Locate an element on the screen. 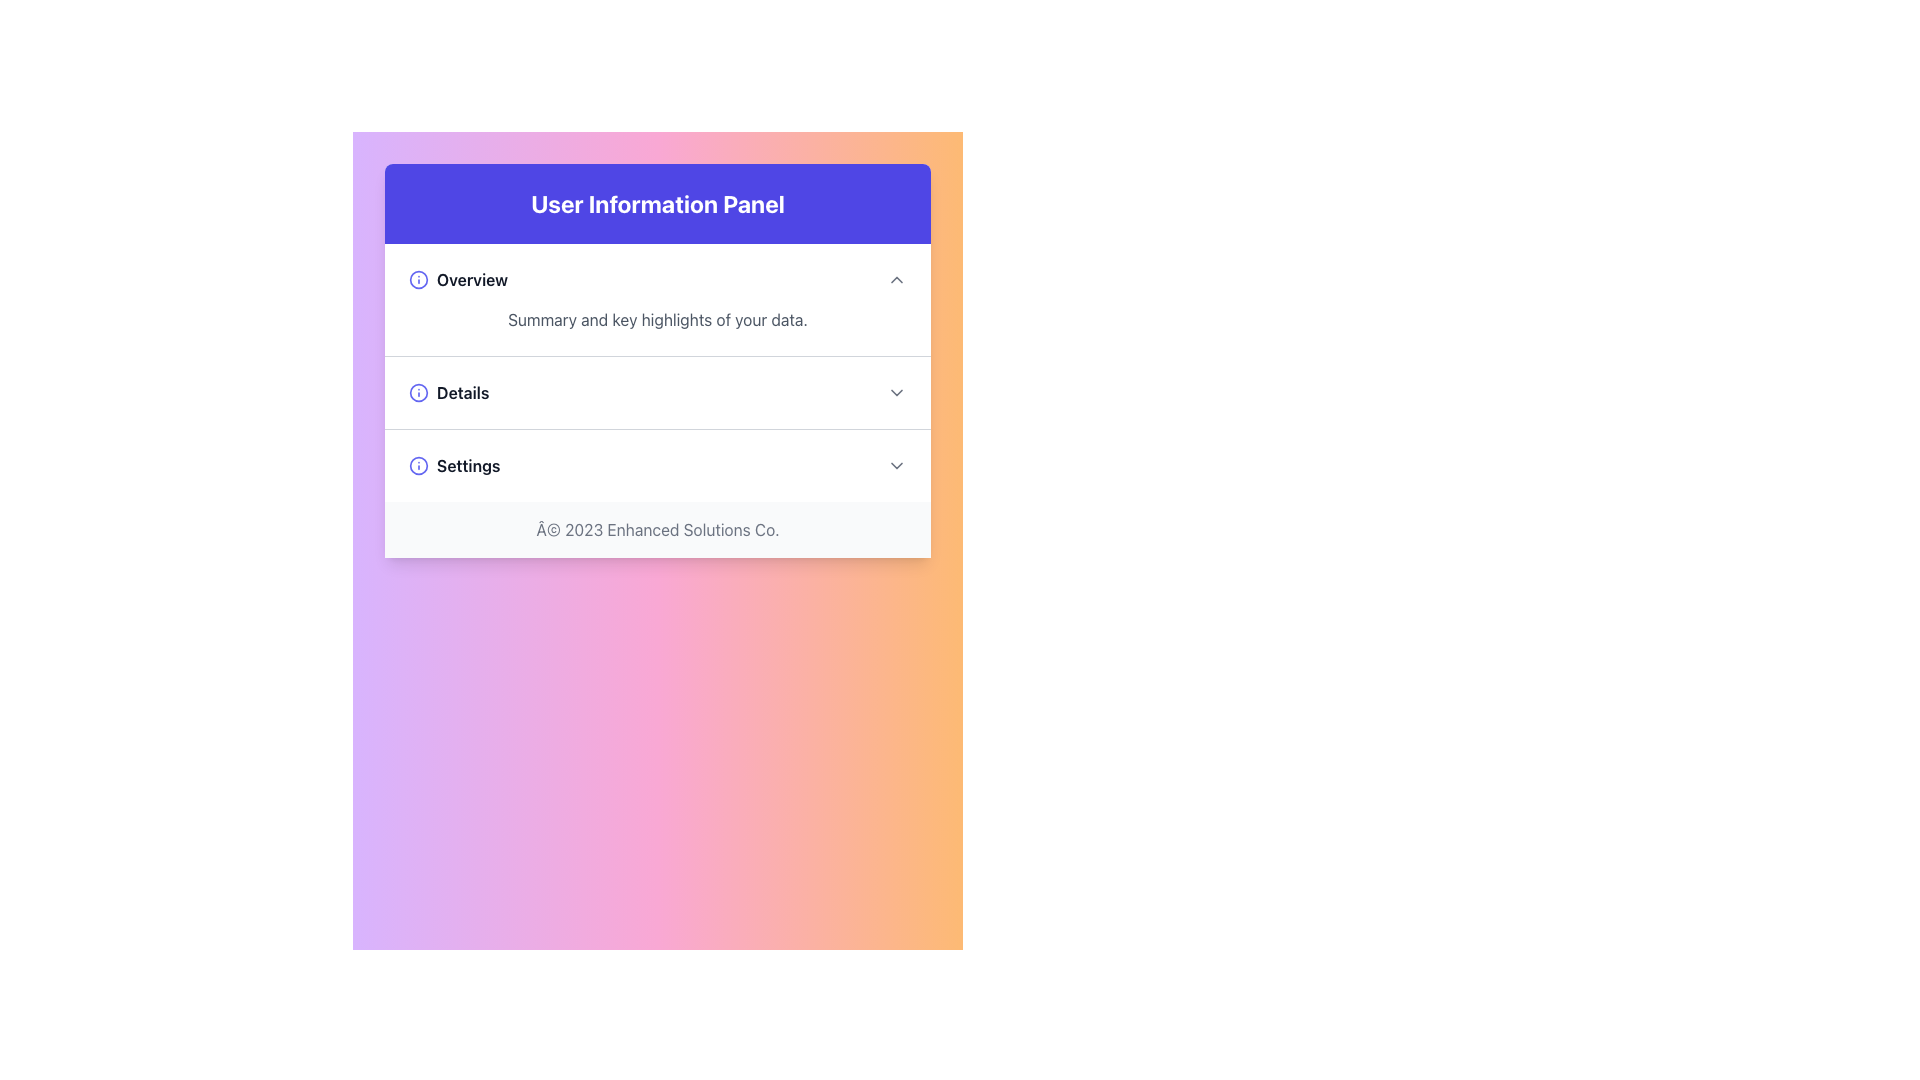  the 'Details' label, which is a bold dark gray text located centrally beneath the 'Overview' section is located at coordinates (448, 393).